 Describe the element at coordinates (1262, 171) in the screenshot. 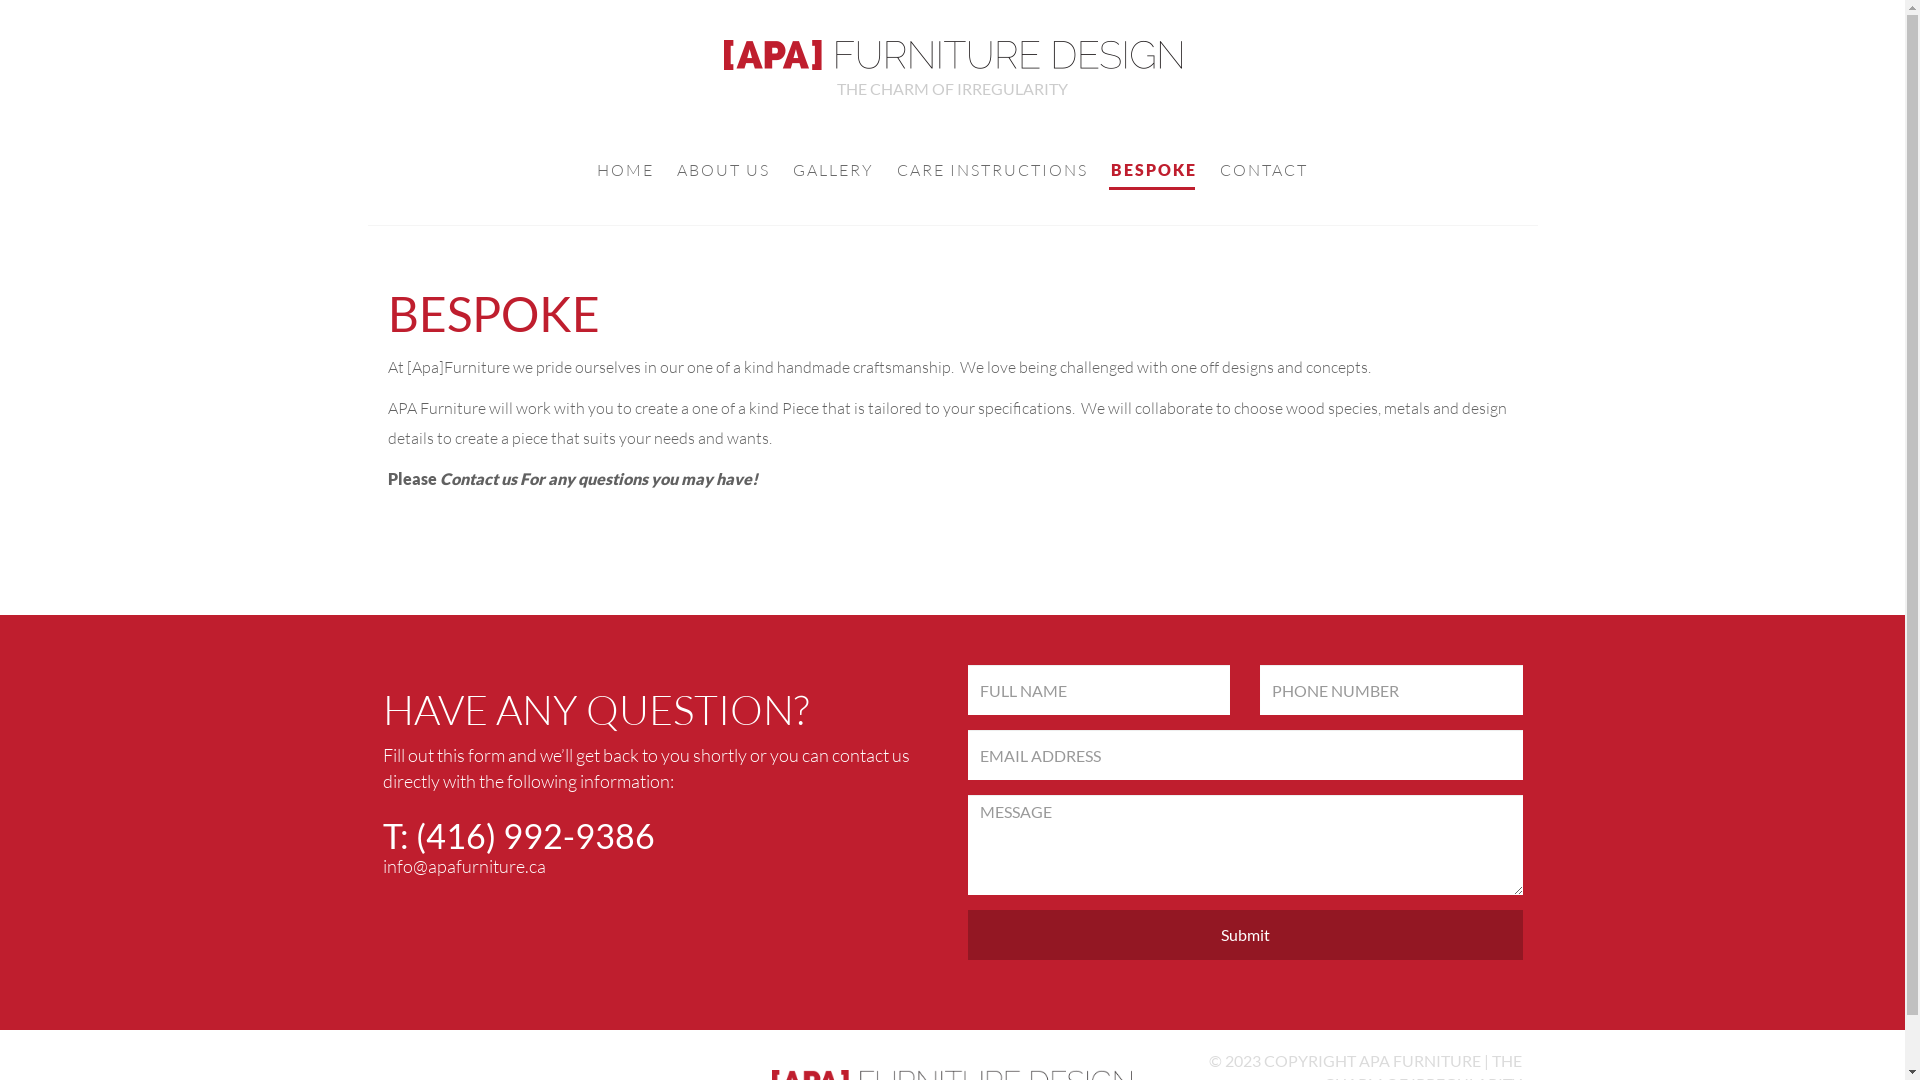

I see `'CONTACT'` at that location.